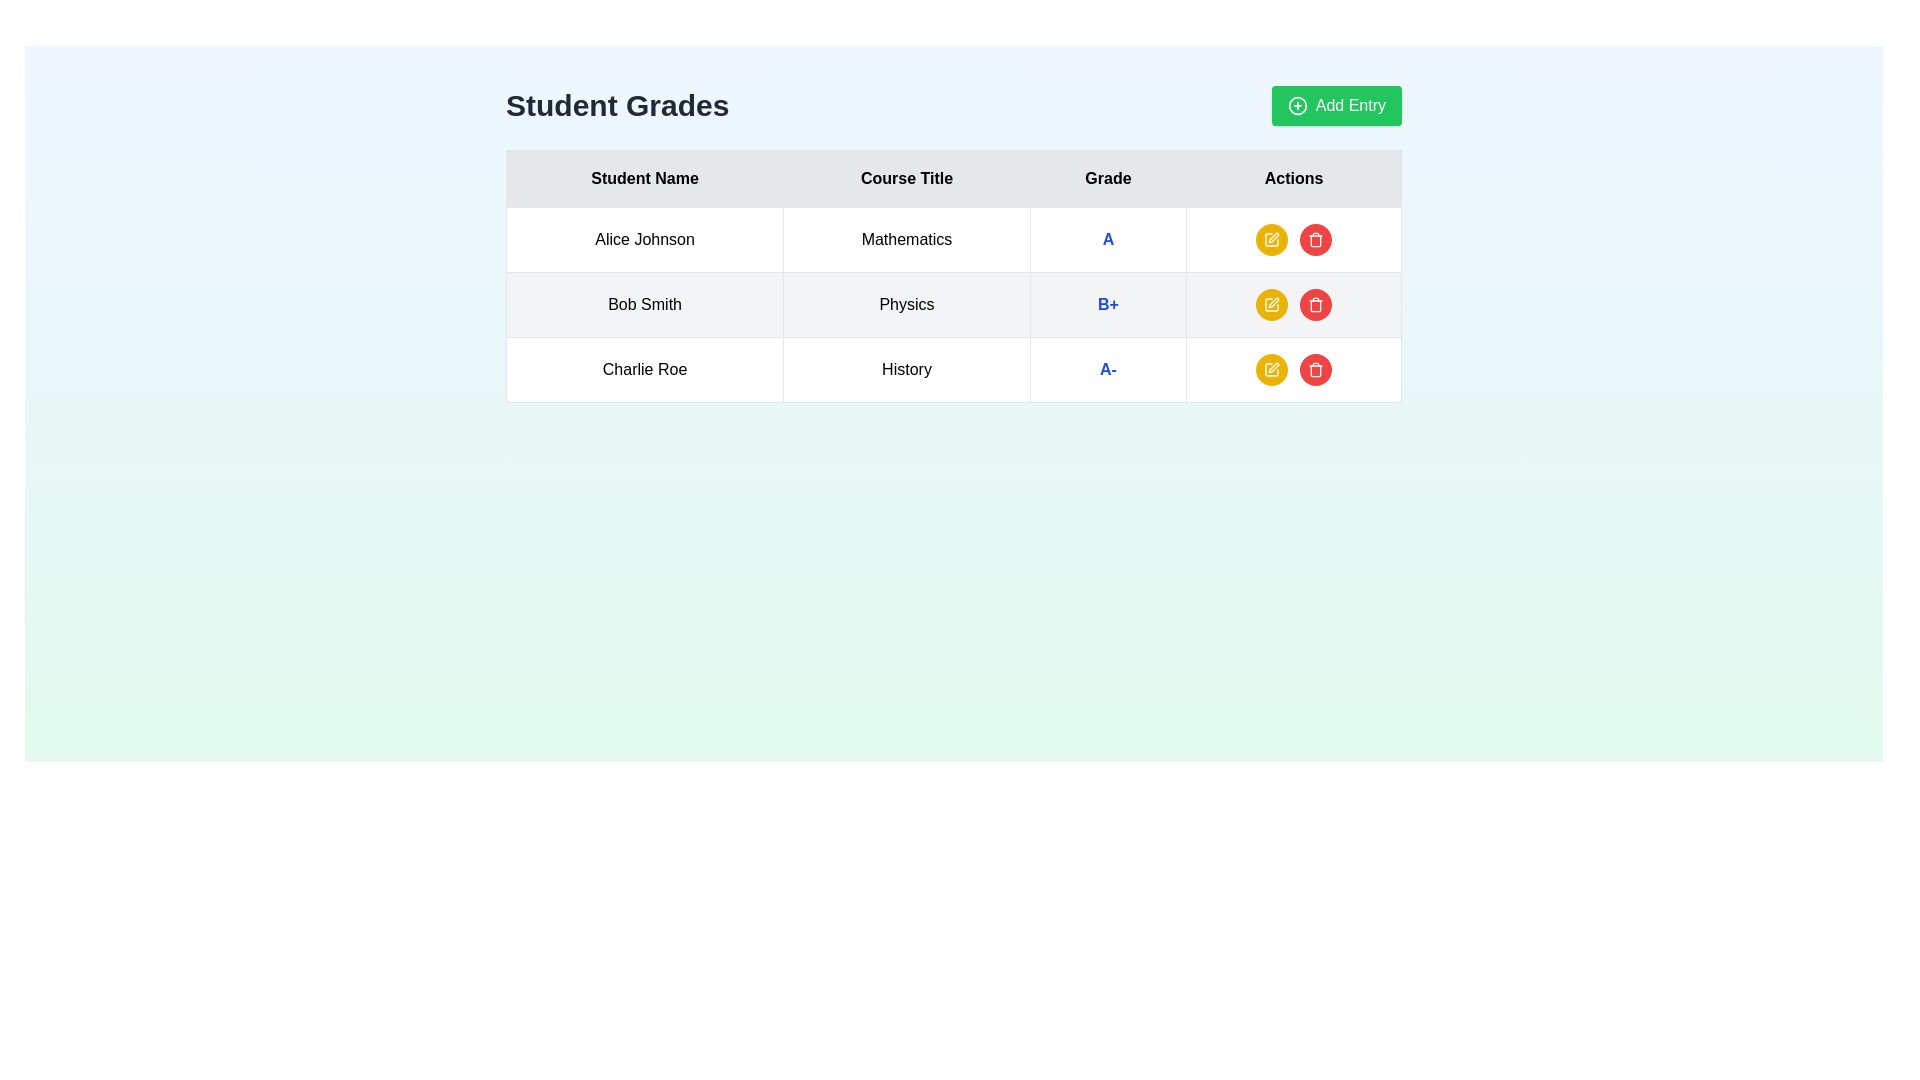  What do you see at coordinates (1315, 371) in the screenshot?
I see `the vertical line segment of the trash bin icon in the 'Delete' action for the second row labeled 'Bob Smith' in the 'Student Grades' table` at bounding box center [1315, 371].